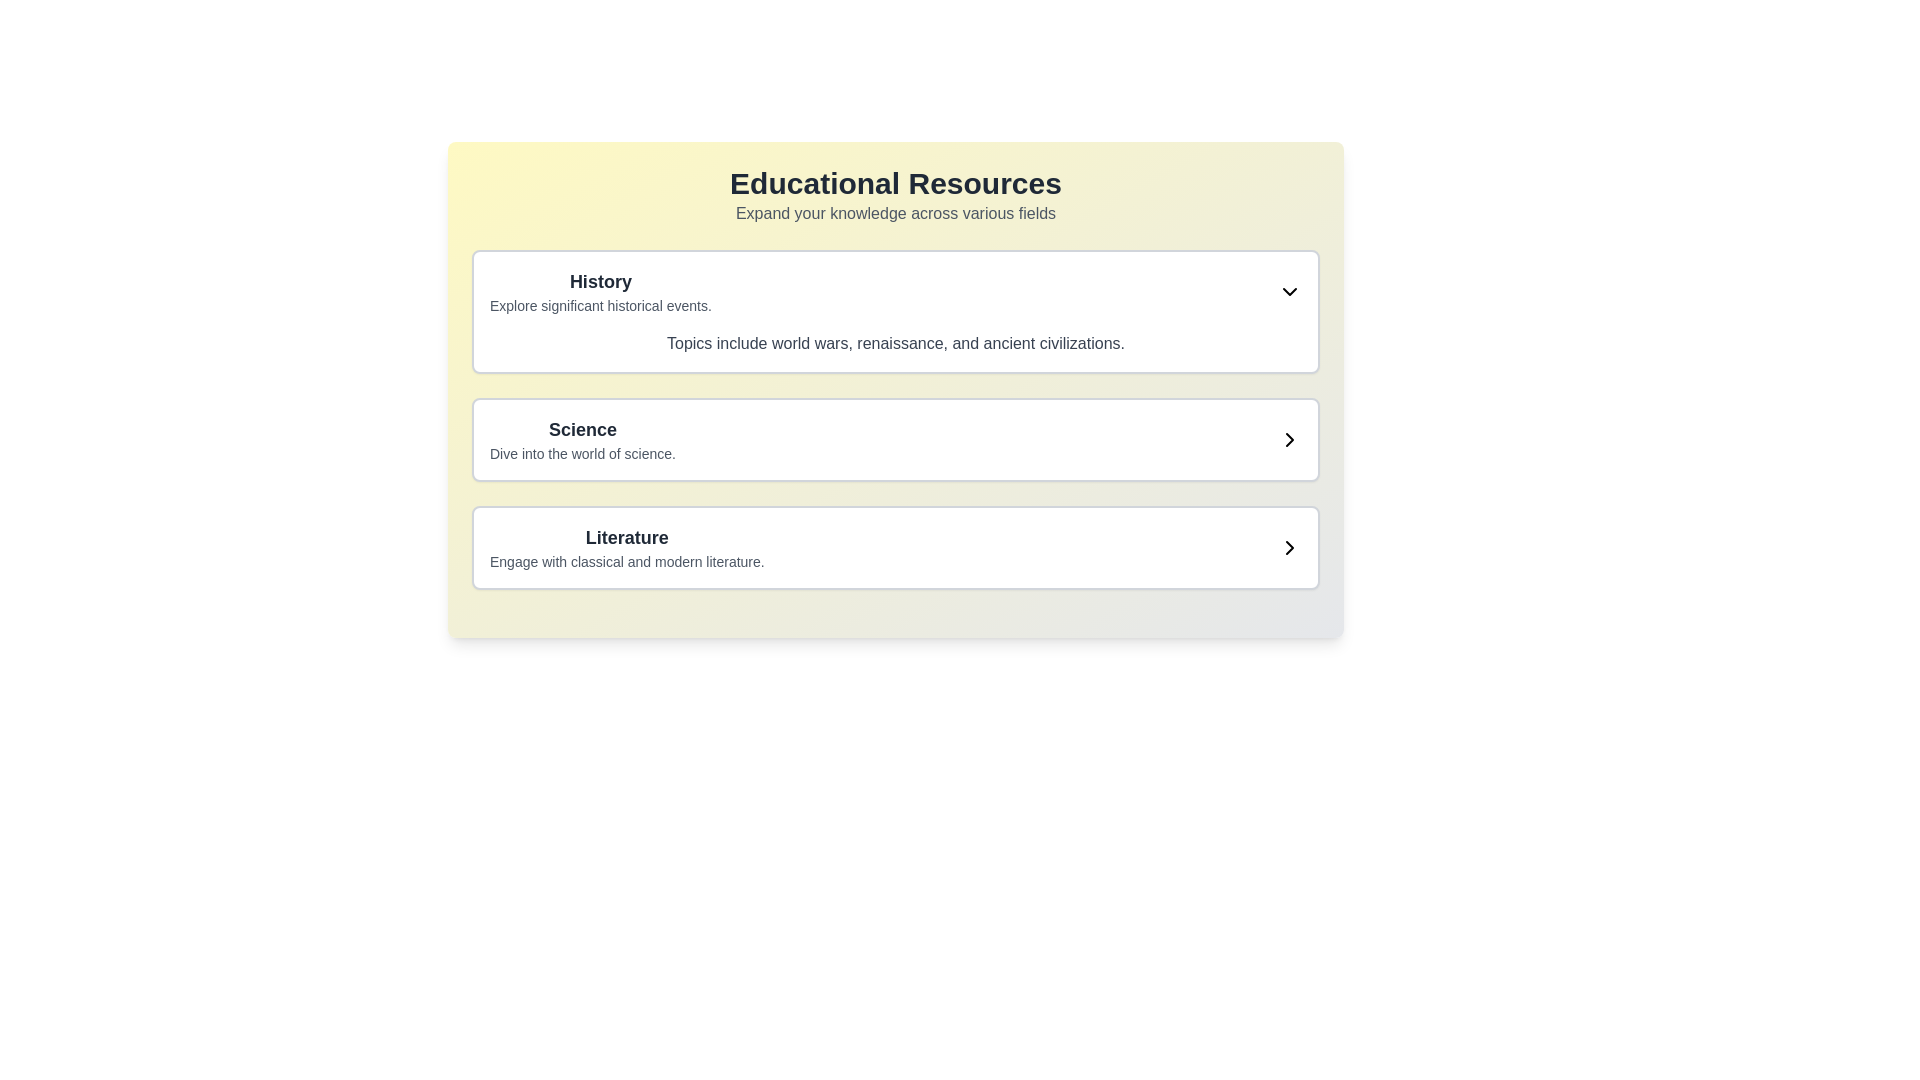 The height and width of the screenshot is (1080, 1920). Describe the element at coordinates (581, 454) in the screenshot. I see `text label that displays 'Dive into the world of science.' which is located below the bold heading 'Science' in the second section of the list` at that location.